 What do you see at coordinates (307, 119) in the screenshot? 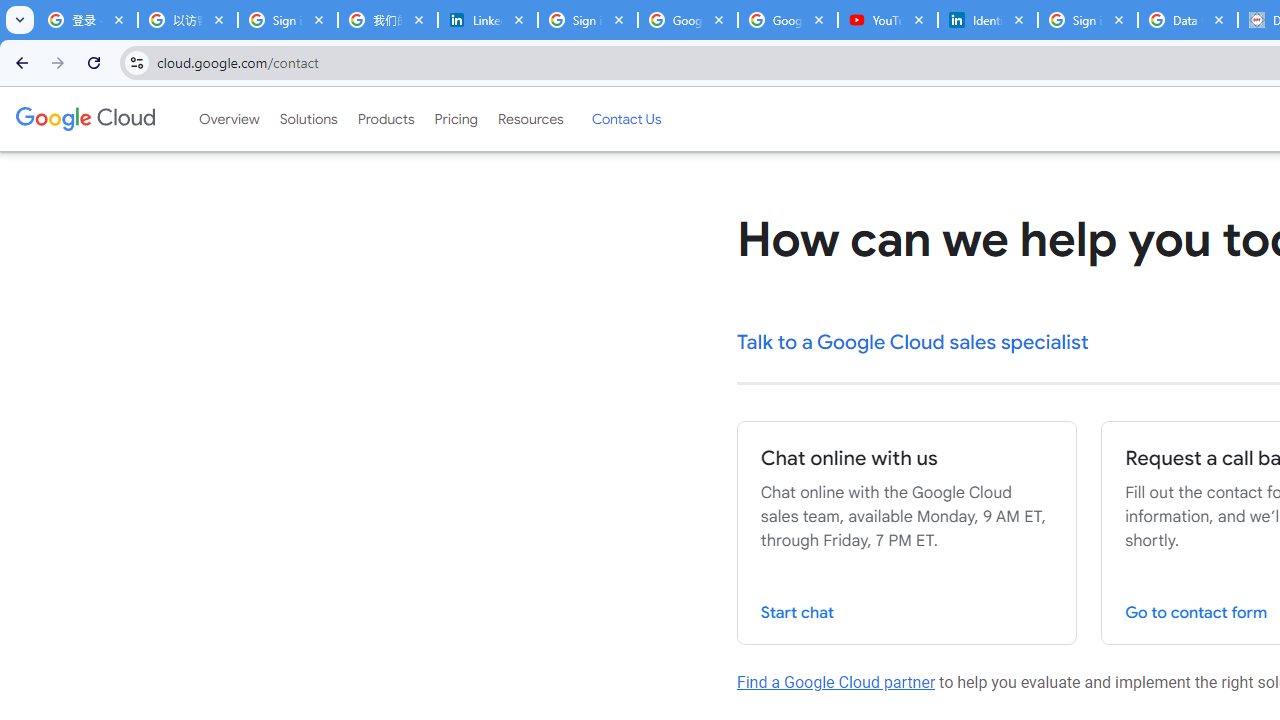
I see `'Solutions'` at bounding box center [307, 119].